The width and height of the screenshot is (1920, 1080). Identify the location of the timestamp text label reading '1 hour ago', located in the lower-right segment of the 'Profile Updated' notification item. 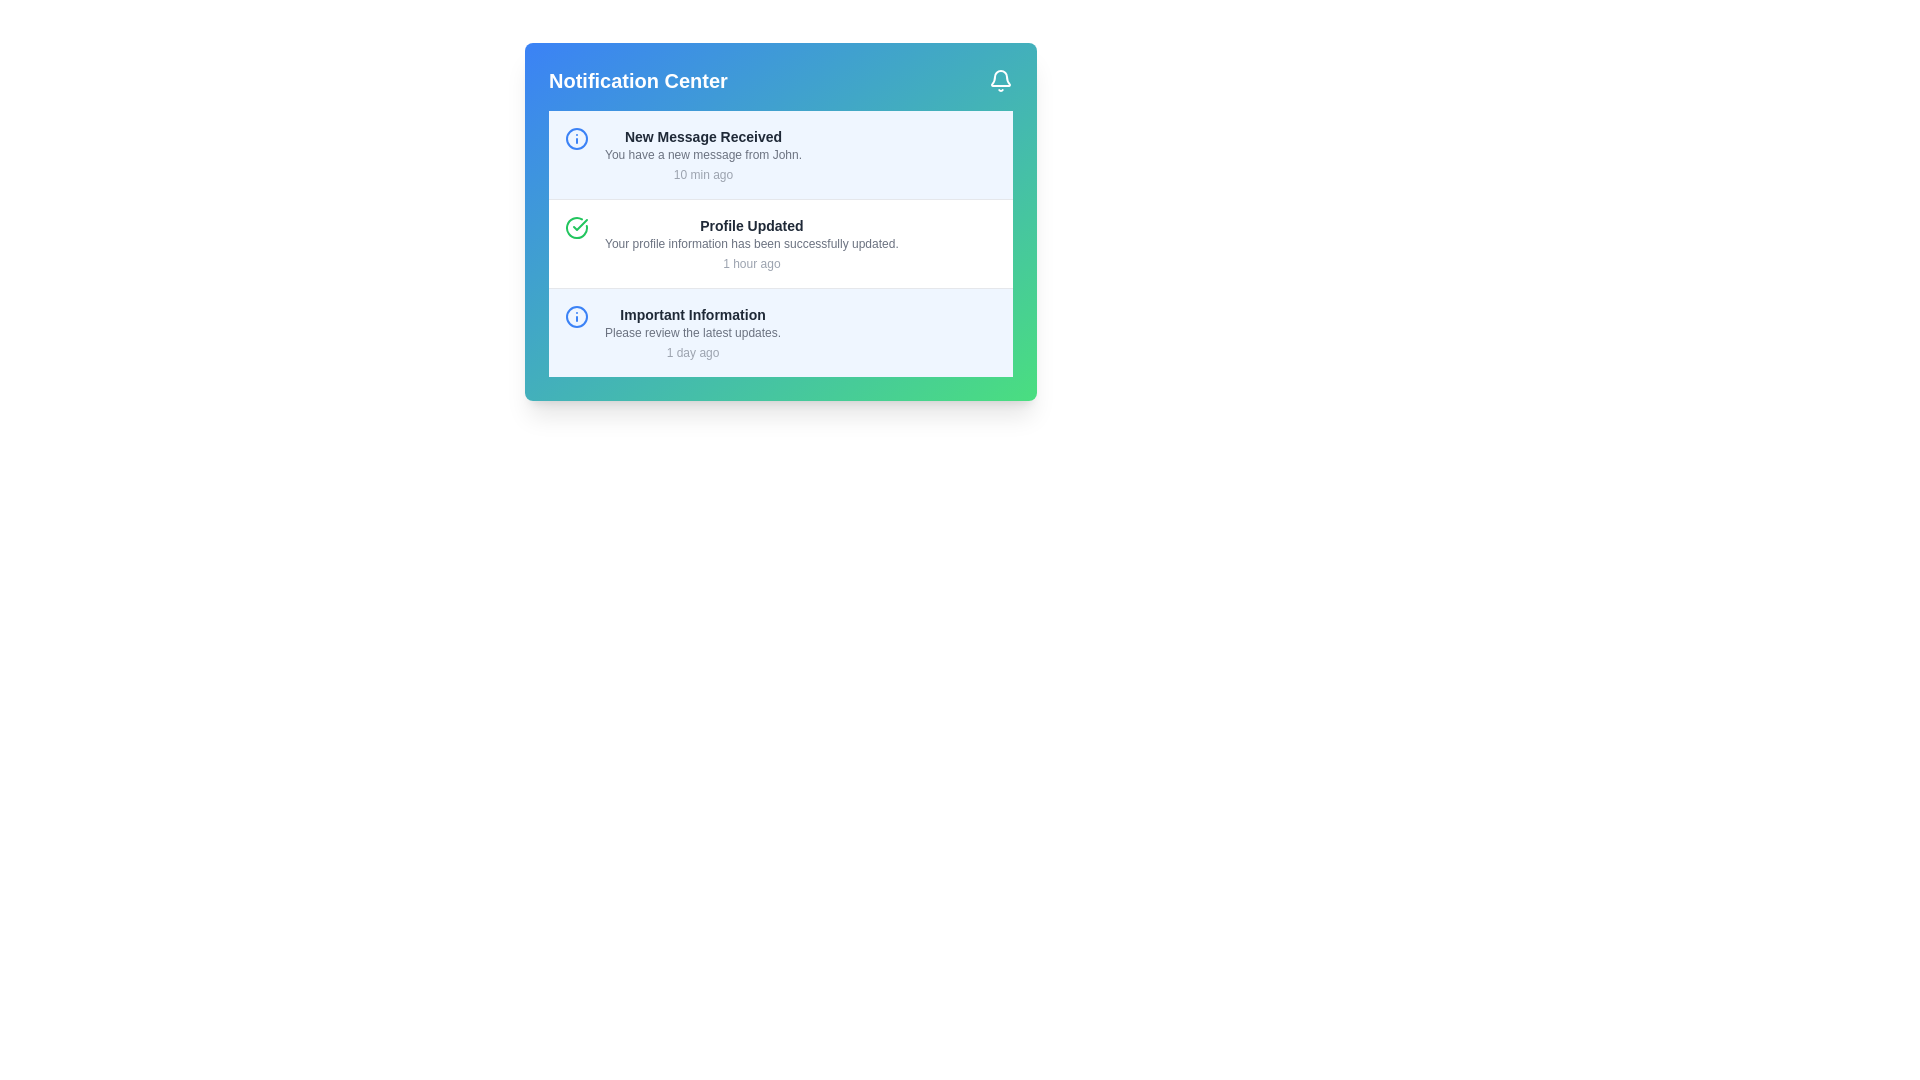
(750, 262).